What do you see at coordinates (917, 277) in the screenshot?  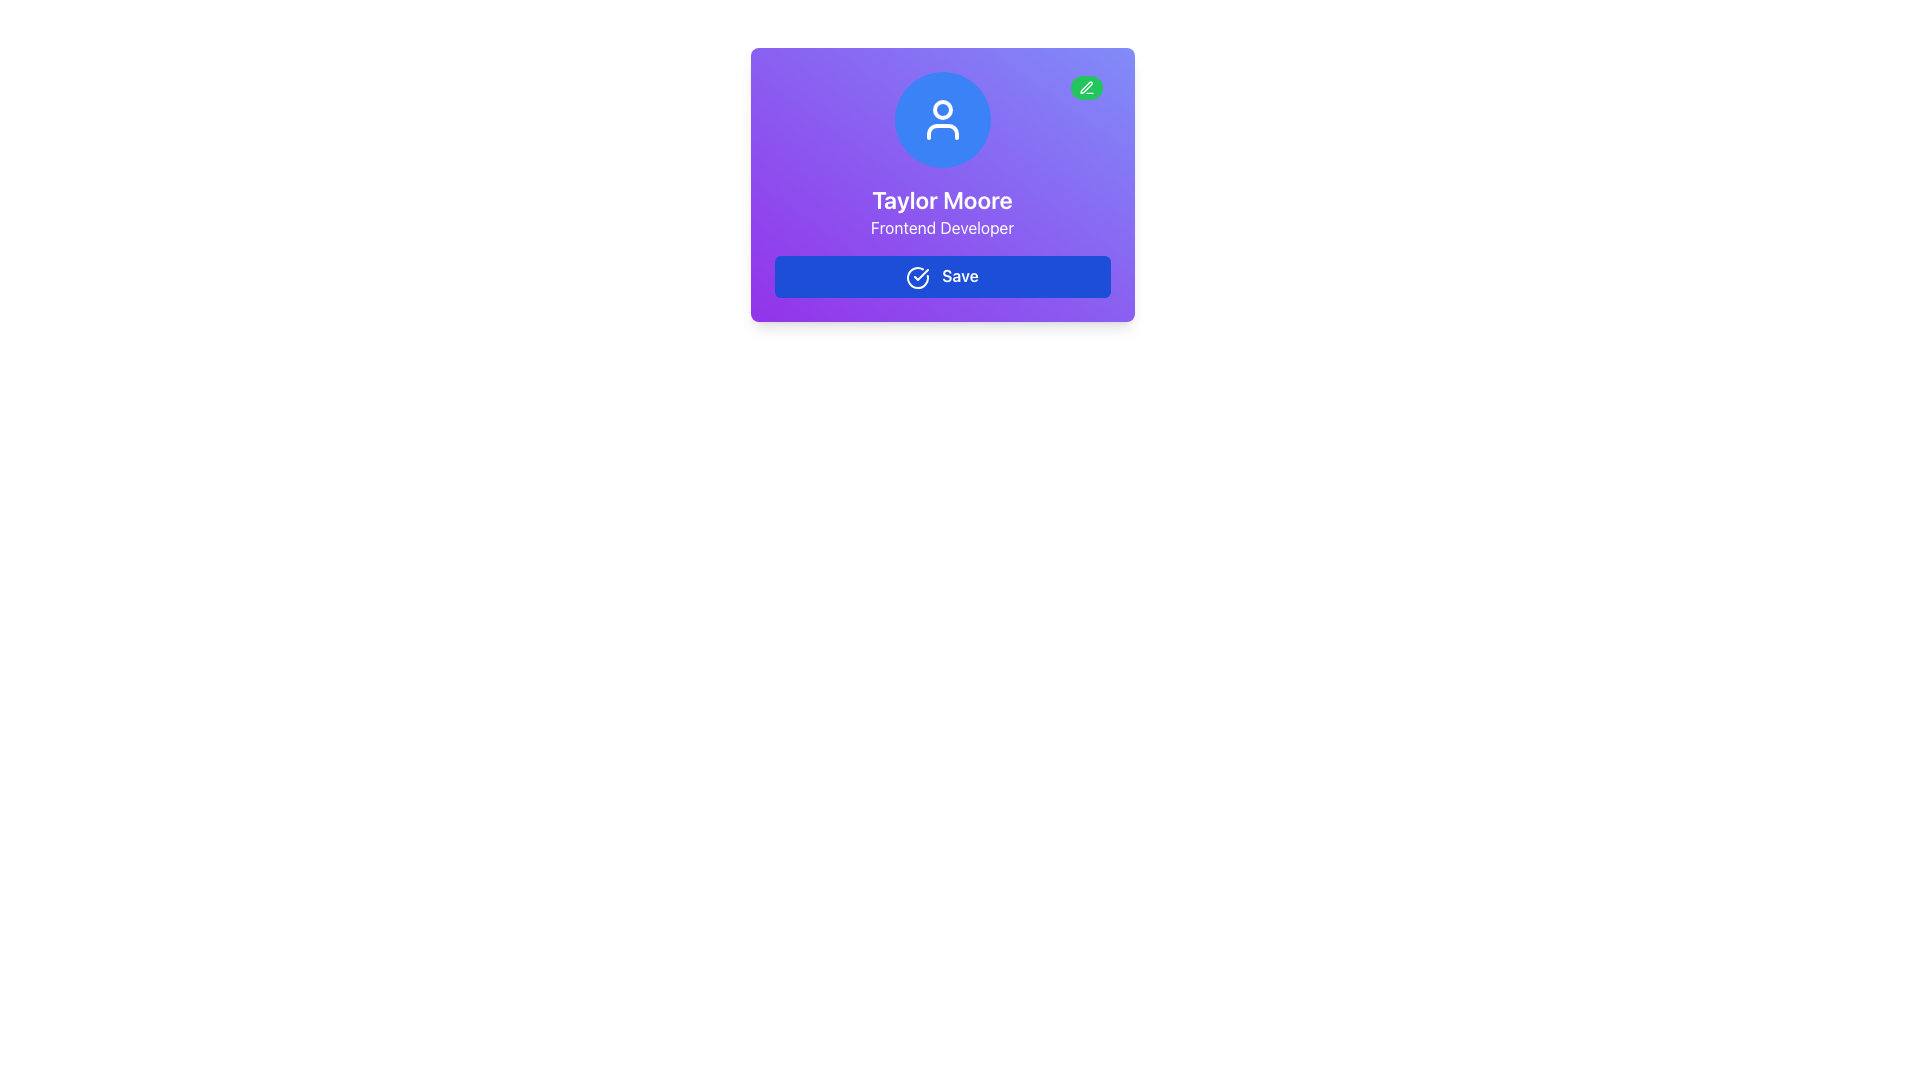 I see `the circular icon with a checkmark inside located within the 'Save' button on the card displaying 'Taylor Moore' and 'Frontend Developer.'` at bounding box center [917, 277].